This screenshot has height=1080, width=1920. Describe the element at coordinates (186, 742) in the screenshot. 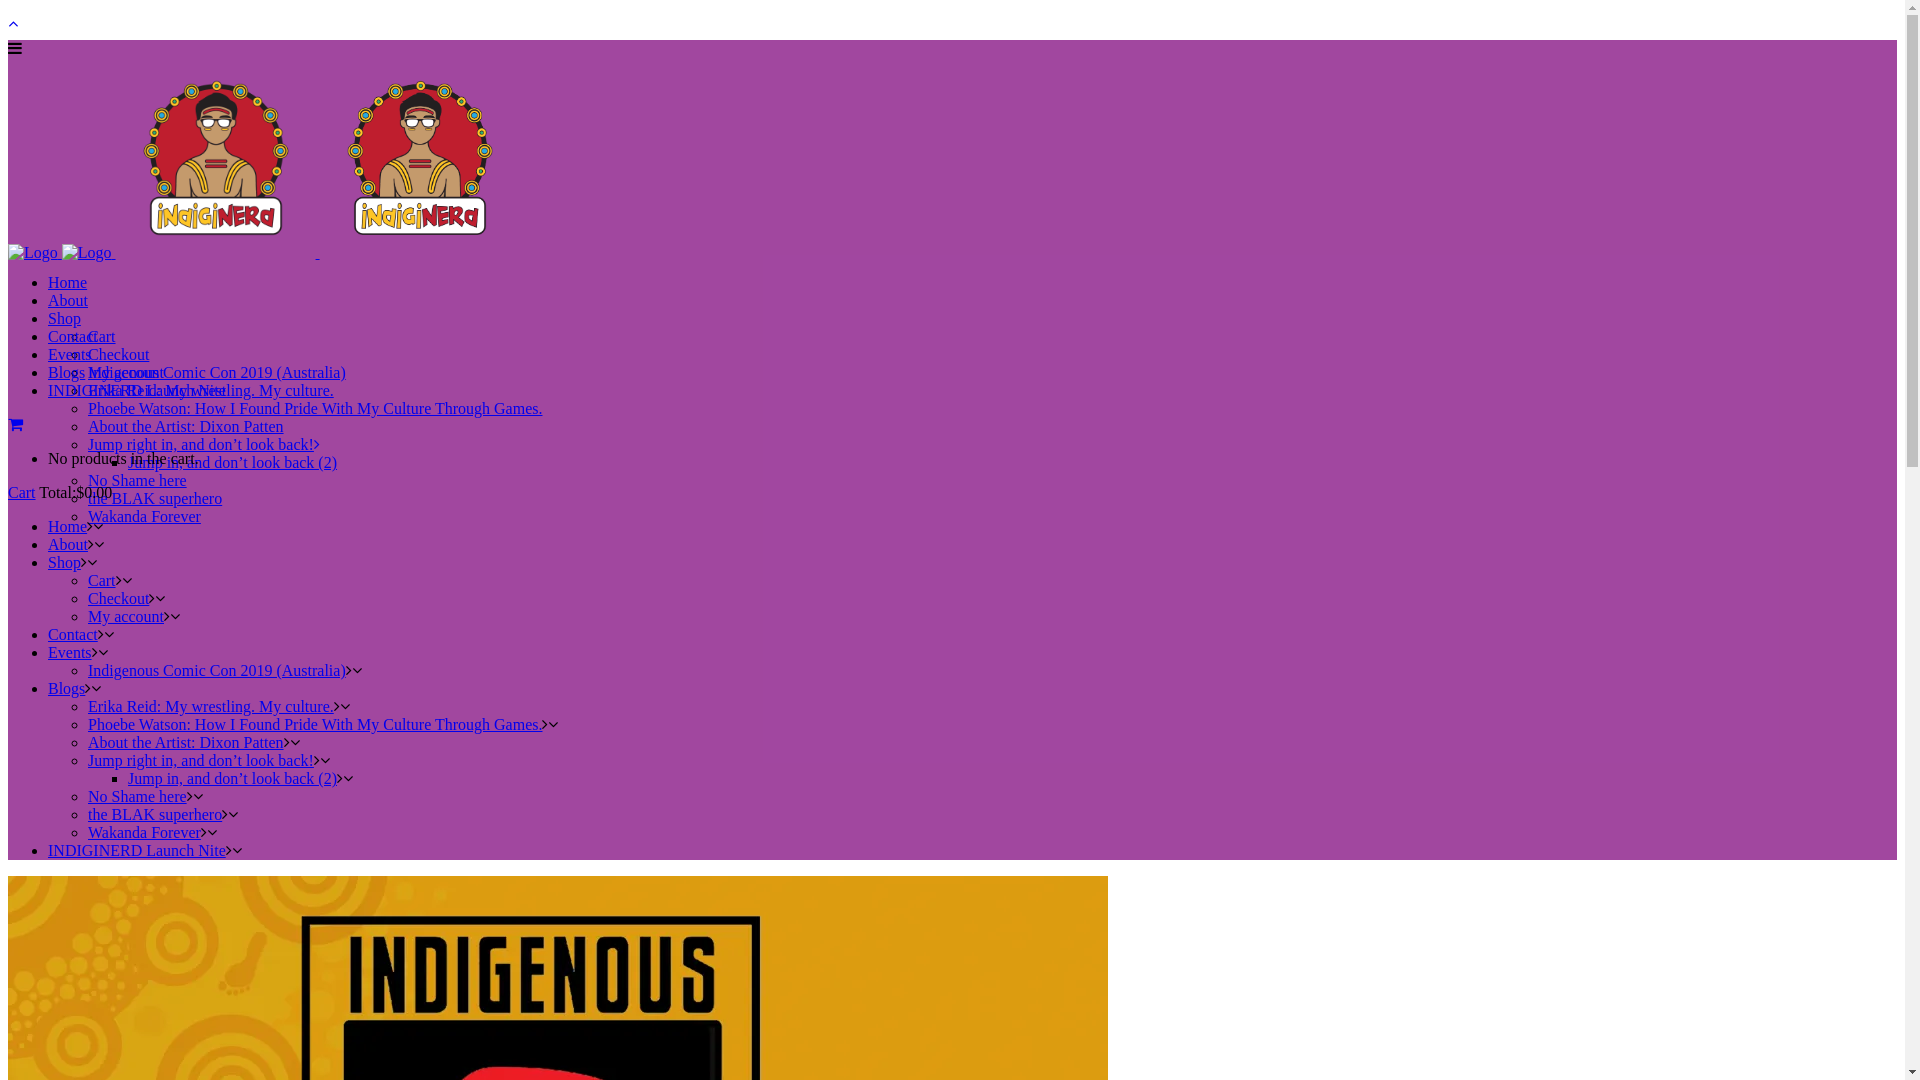

I see `'About the Artist: Dixon Patten'` at that location.